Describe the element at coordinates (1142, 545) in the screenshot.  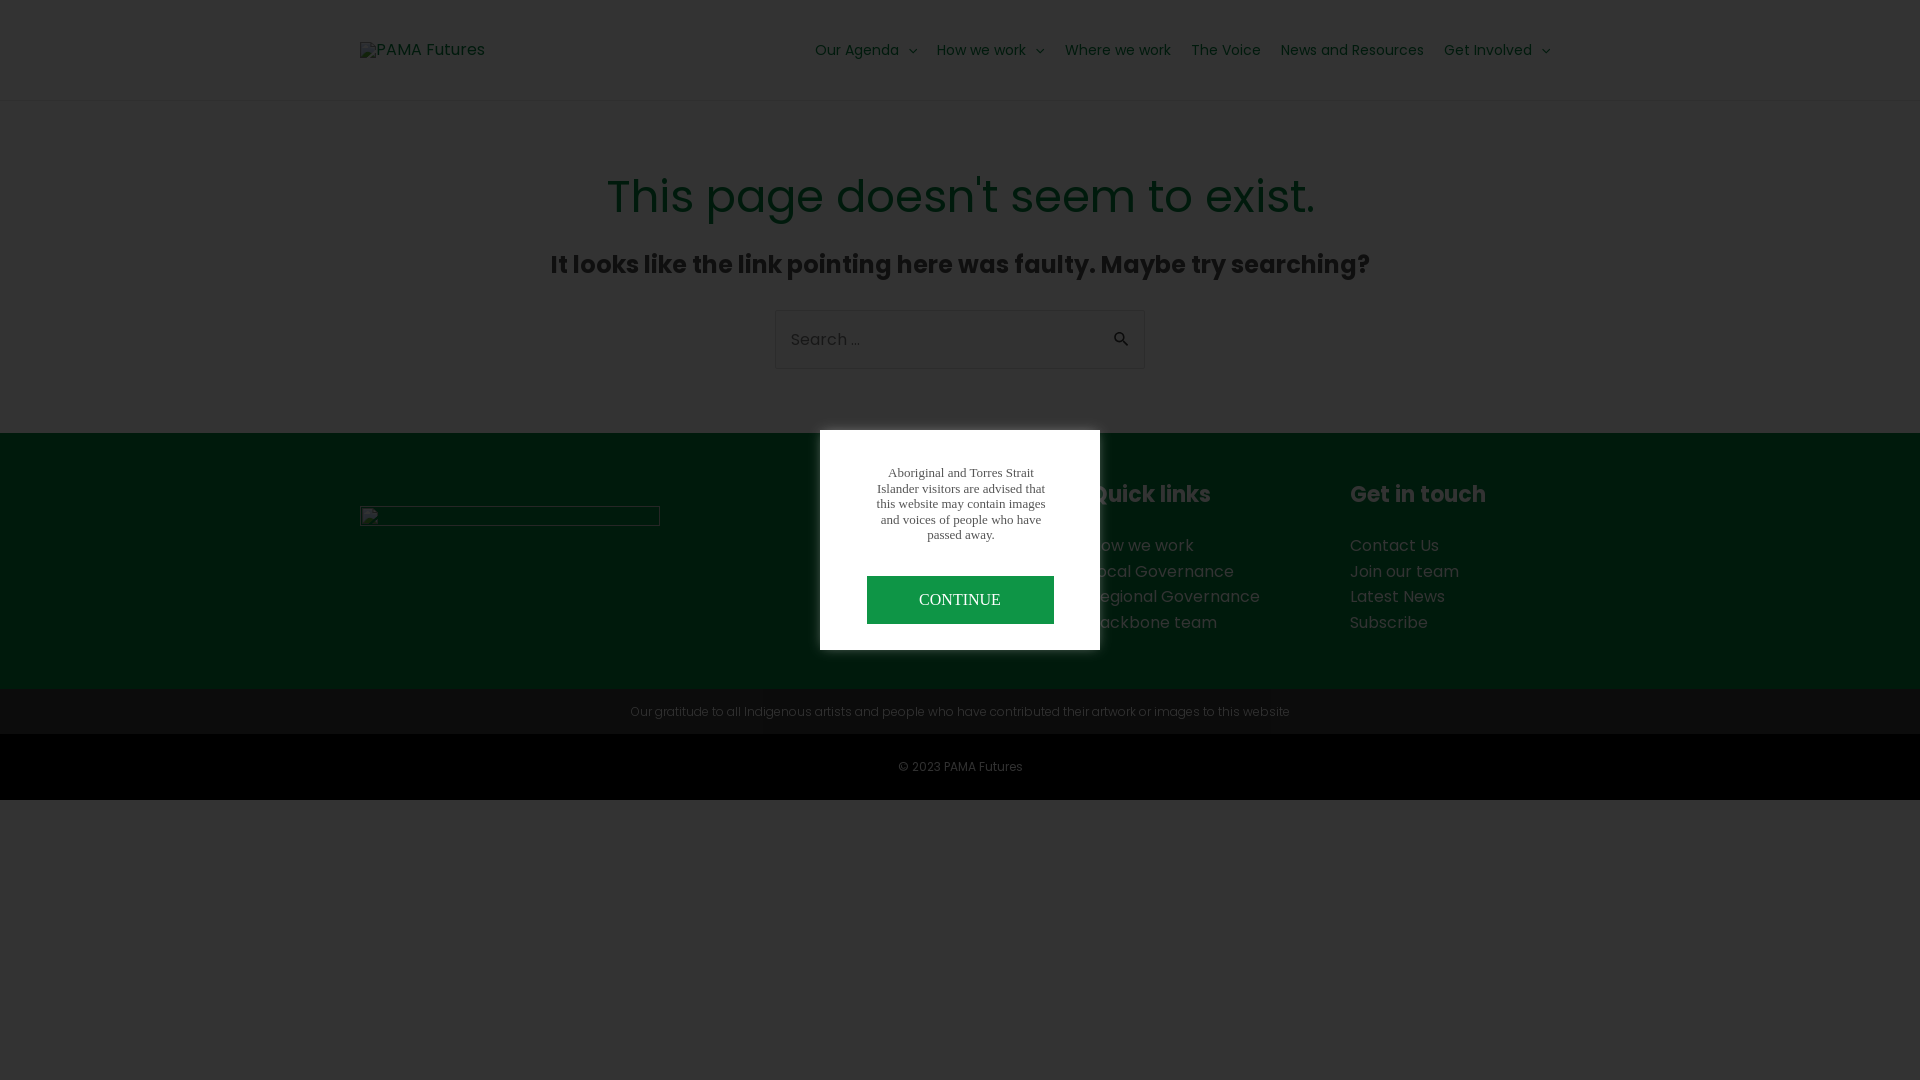
I see `'How we work'` at that location.